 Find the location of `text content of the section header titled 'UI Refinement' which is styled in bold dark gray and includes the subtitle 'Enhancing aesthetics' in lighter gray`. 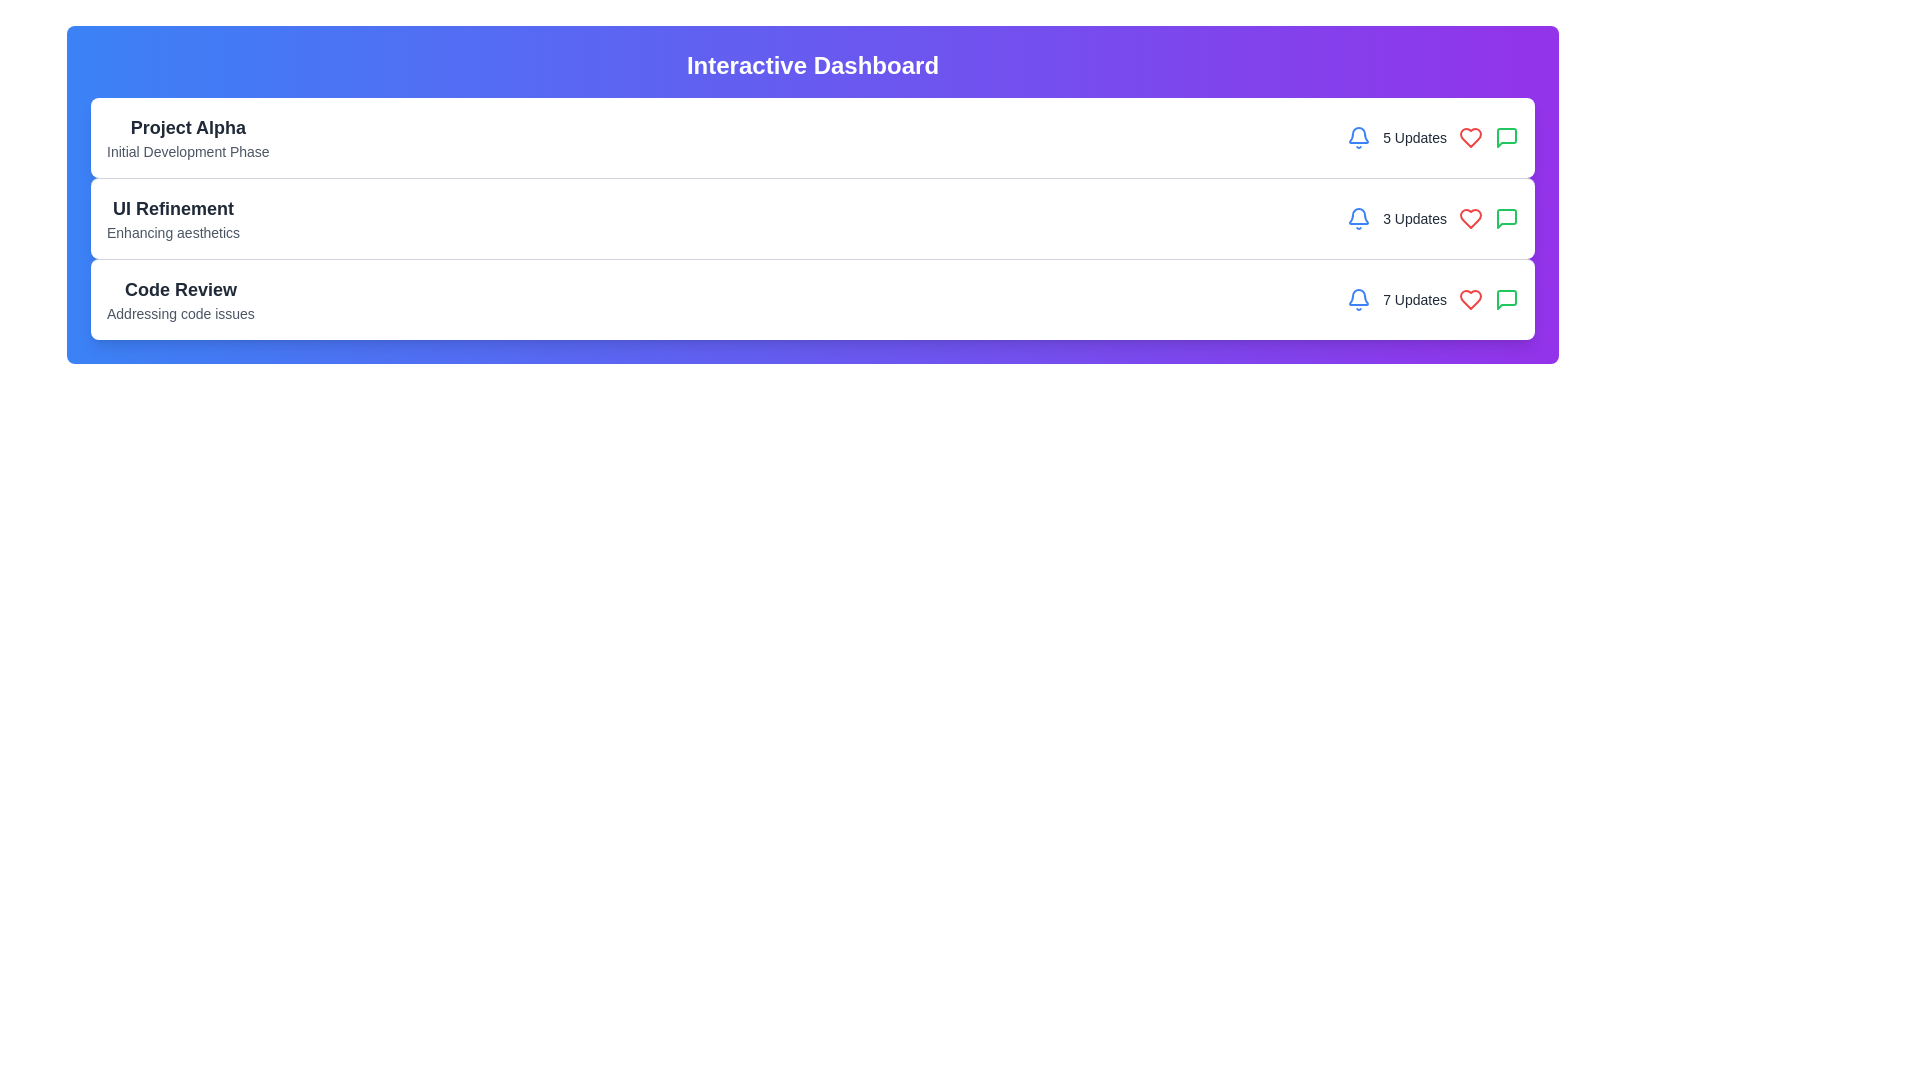

text content of the section header titled 'UI Refinement' which is styled in bold dark gray and includes the subtitle 'Enhancing aesthetics' in lighter gray is located at coordinates (173, 219).